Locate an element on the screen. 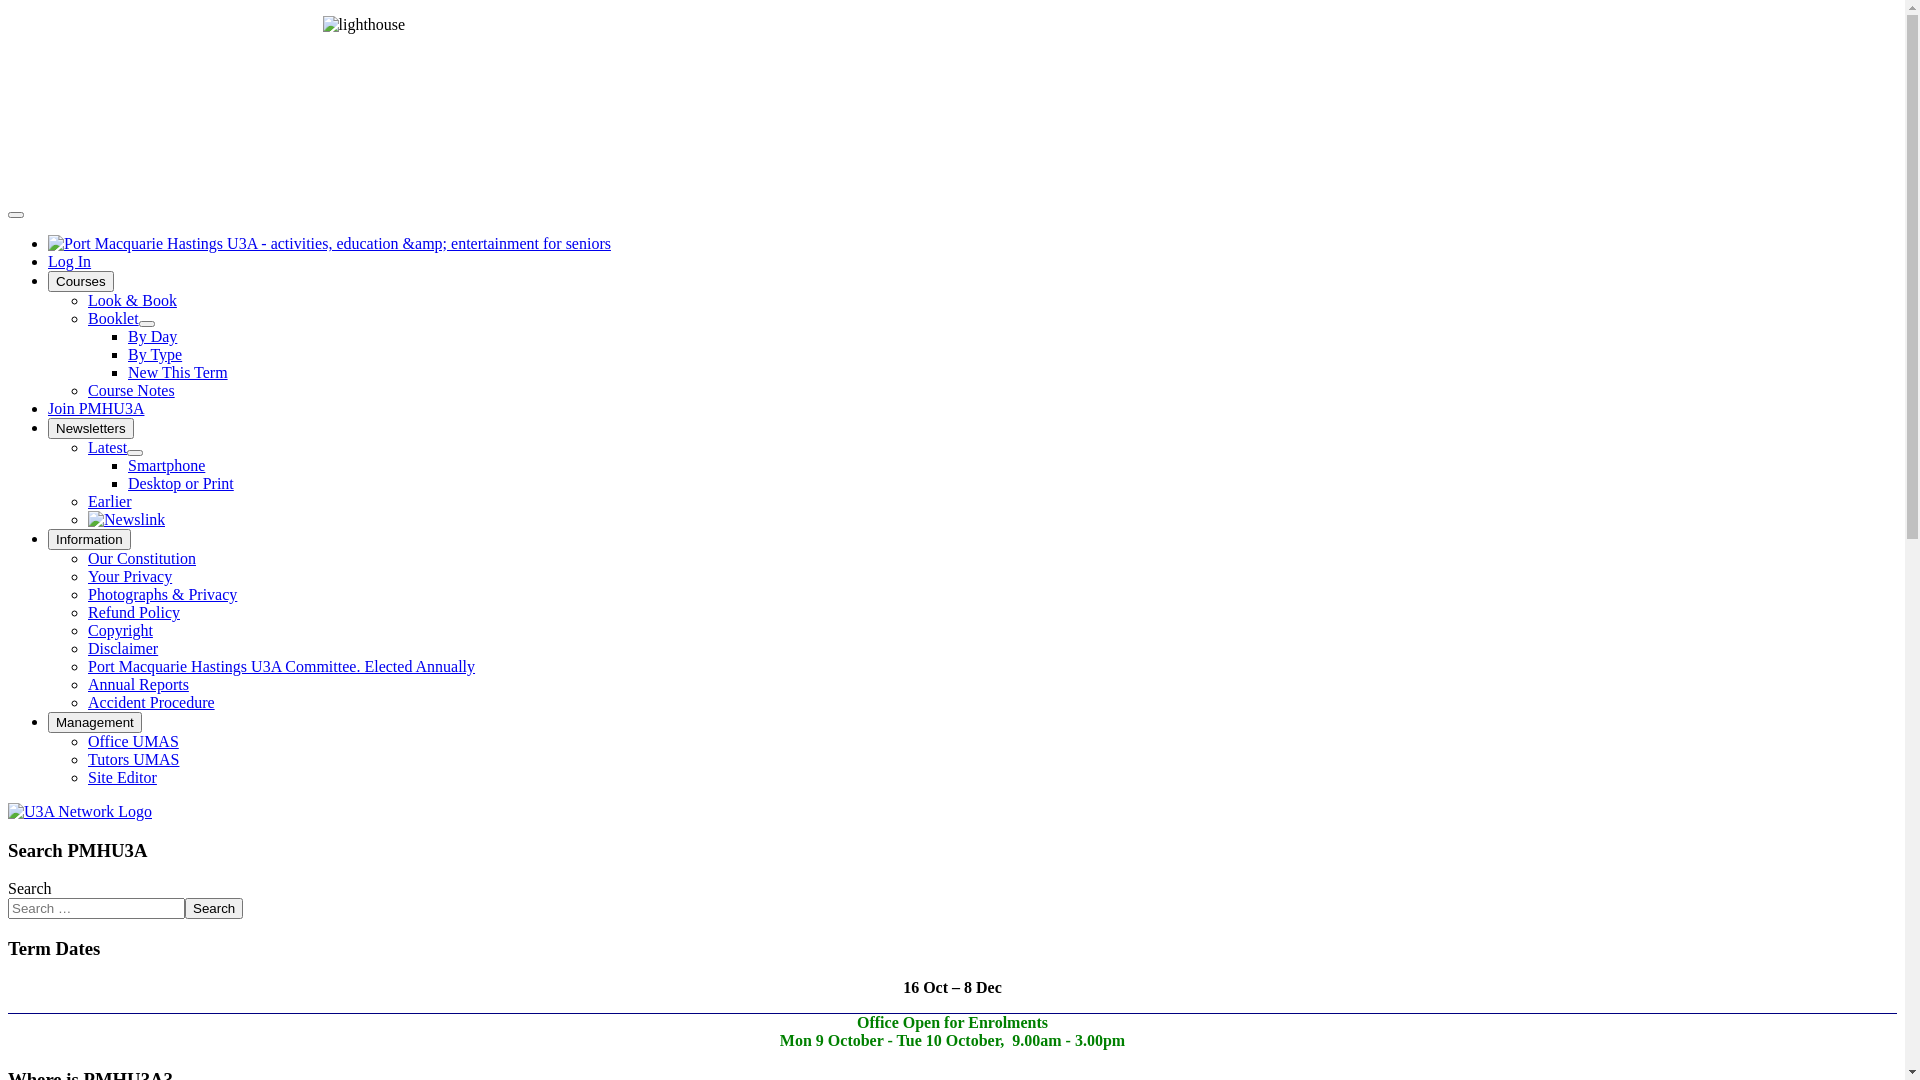 This screenshot has width=1920, height=1080. 'Latest' is located at coordinates (106, 446).